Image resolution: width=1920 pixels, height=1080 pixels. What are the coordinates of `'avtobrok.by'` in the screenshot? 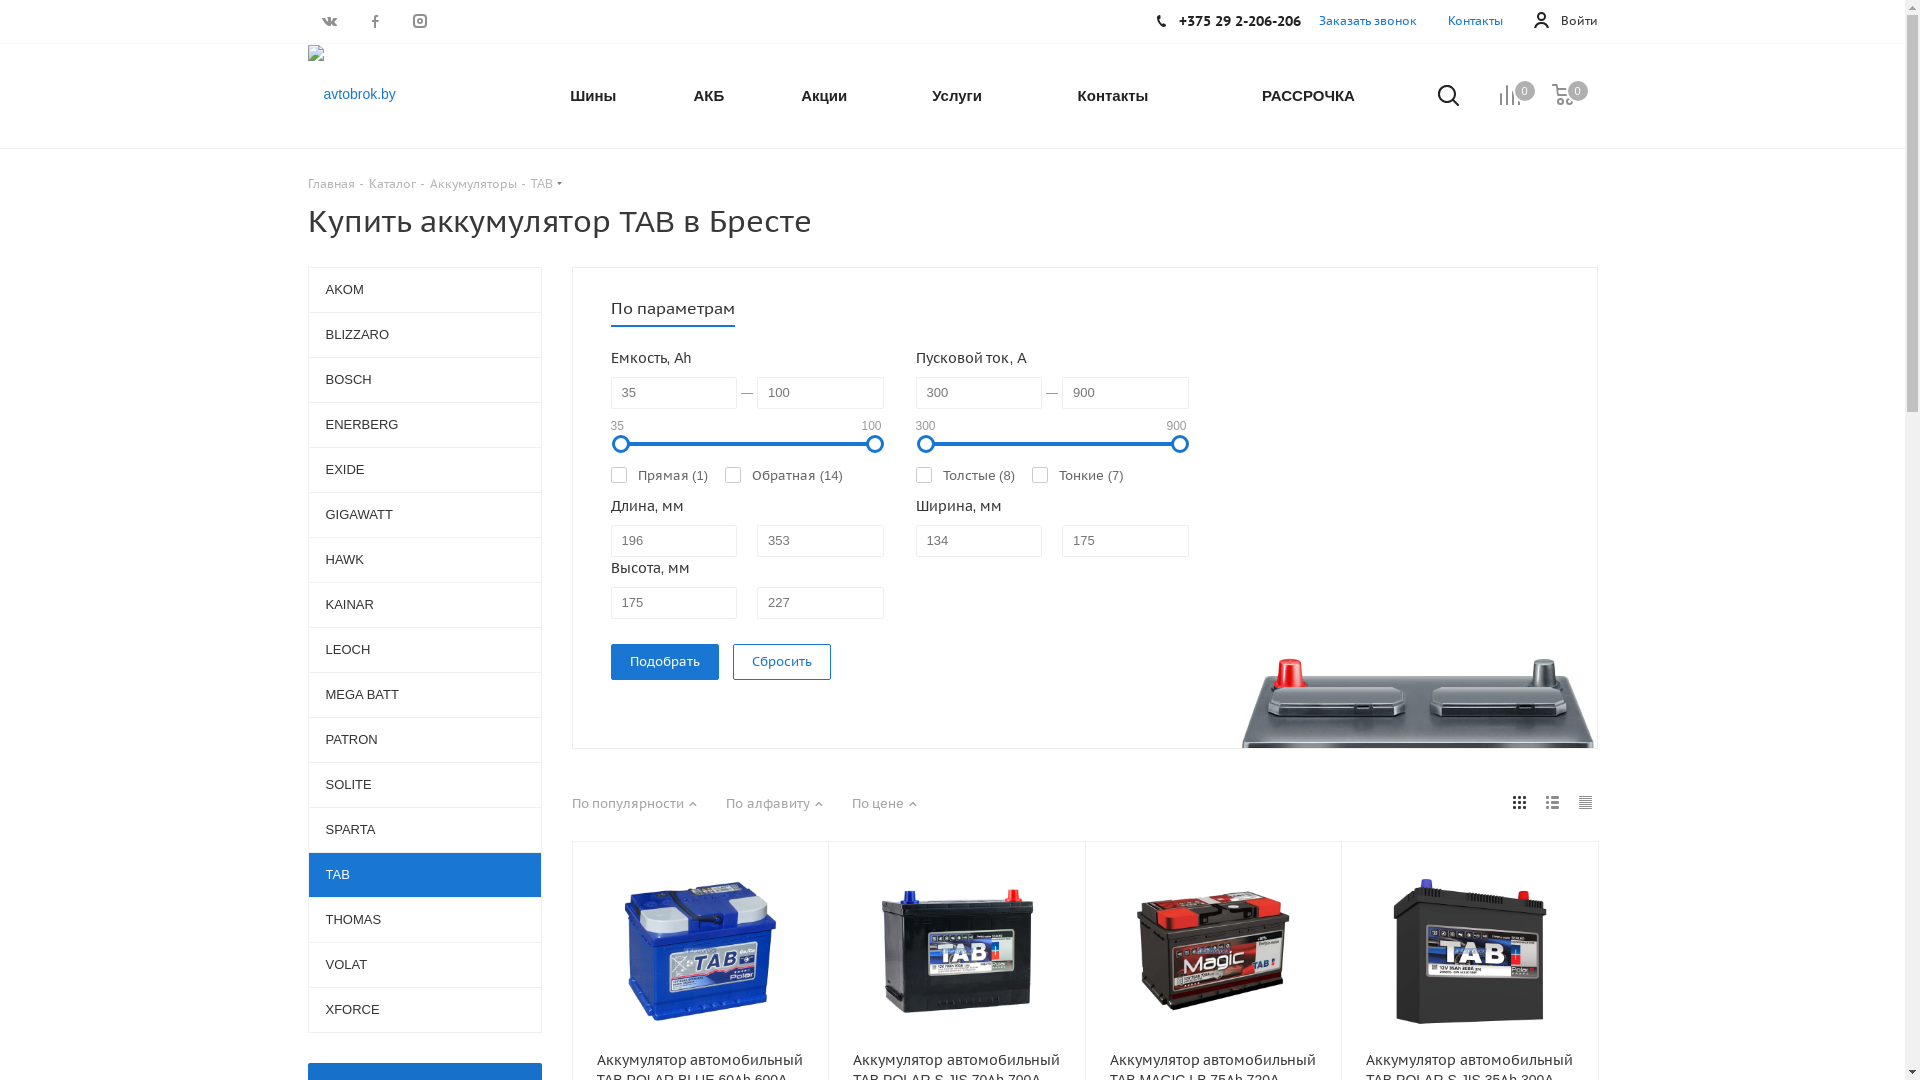 It's located at (351, 93).